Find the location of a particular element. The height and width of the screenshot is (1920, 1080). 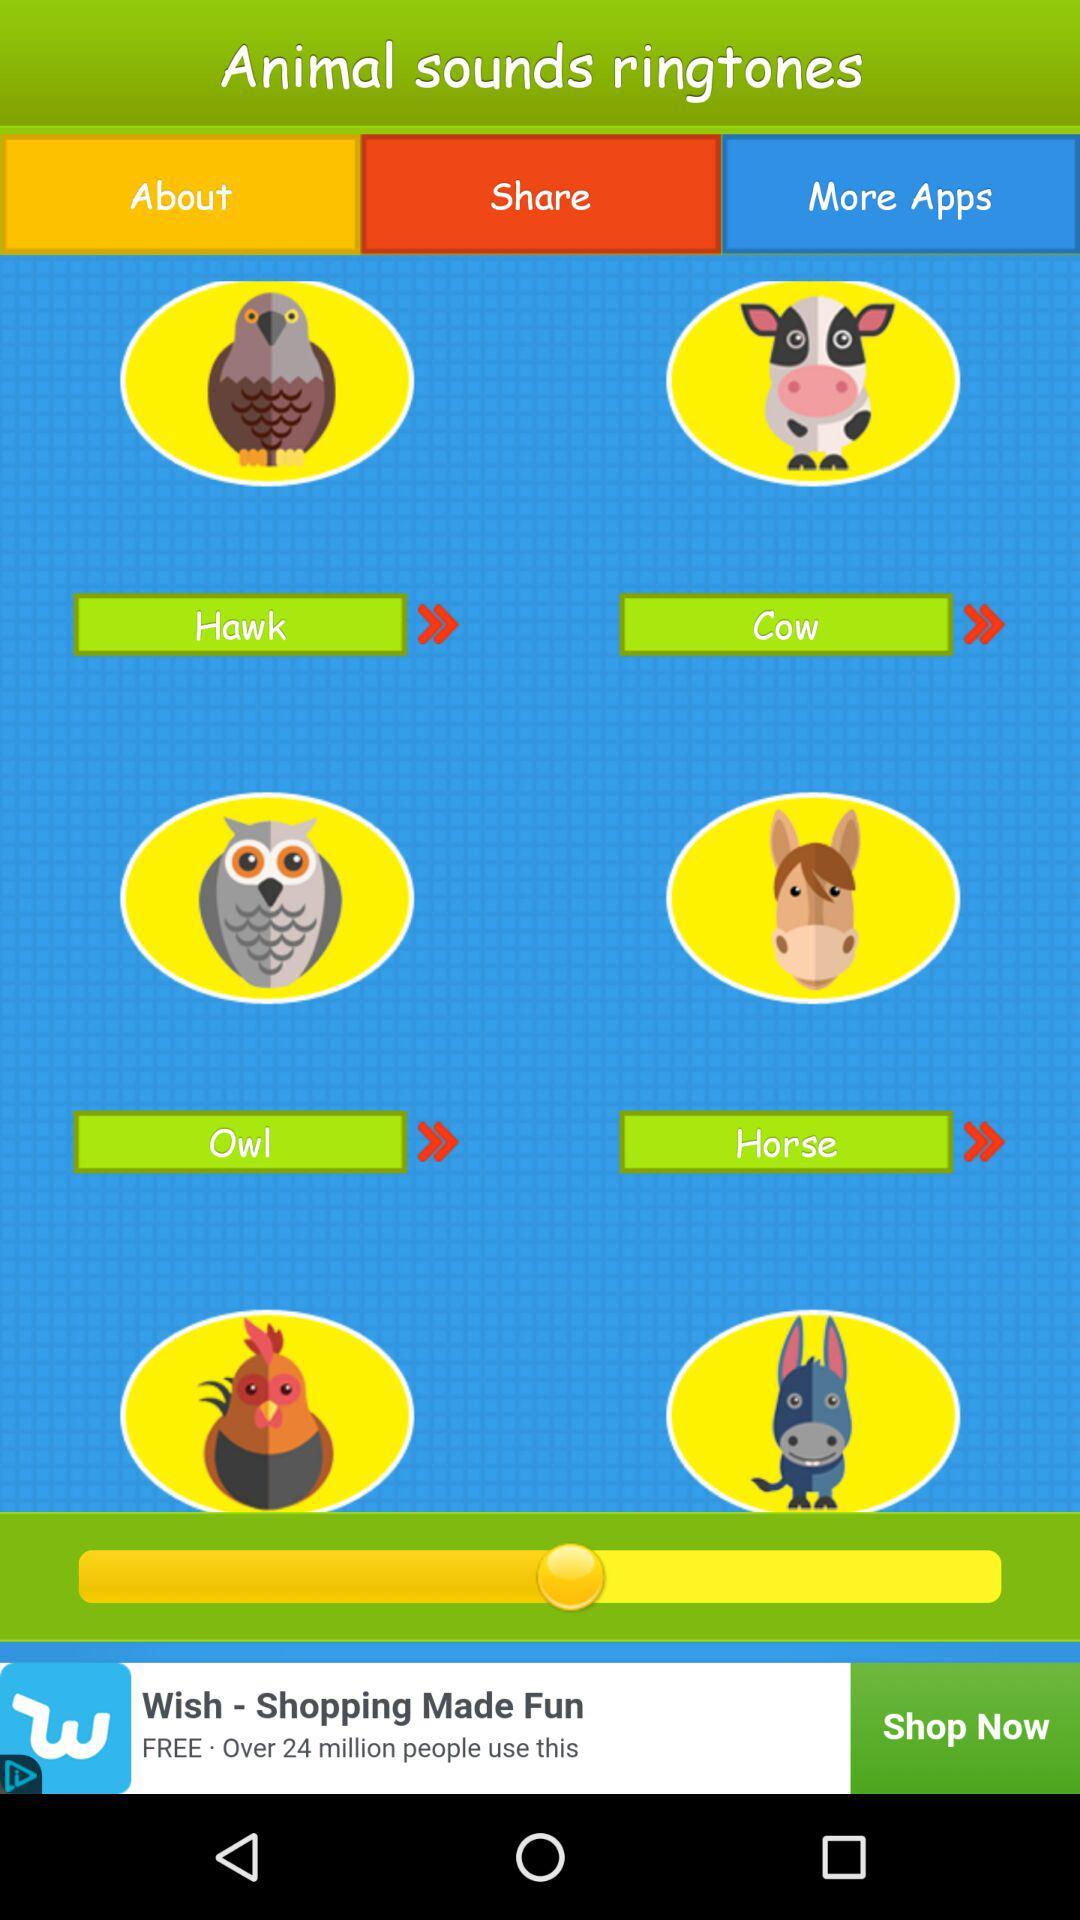

about item is located at coordinates (180, 194).